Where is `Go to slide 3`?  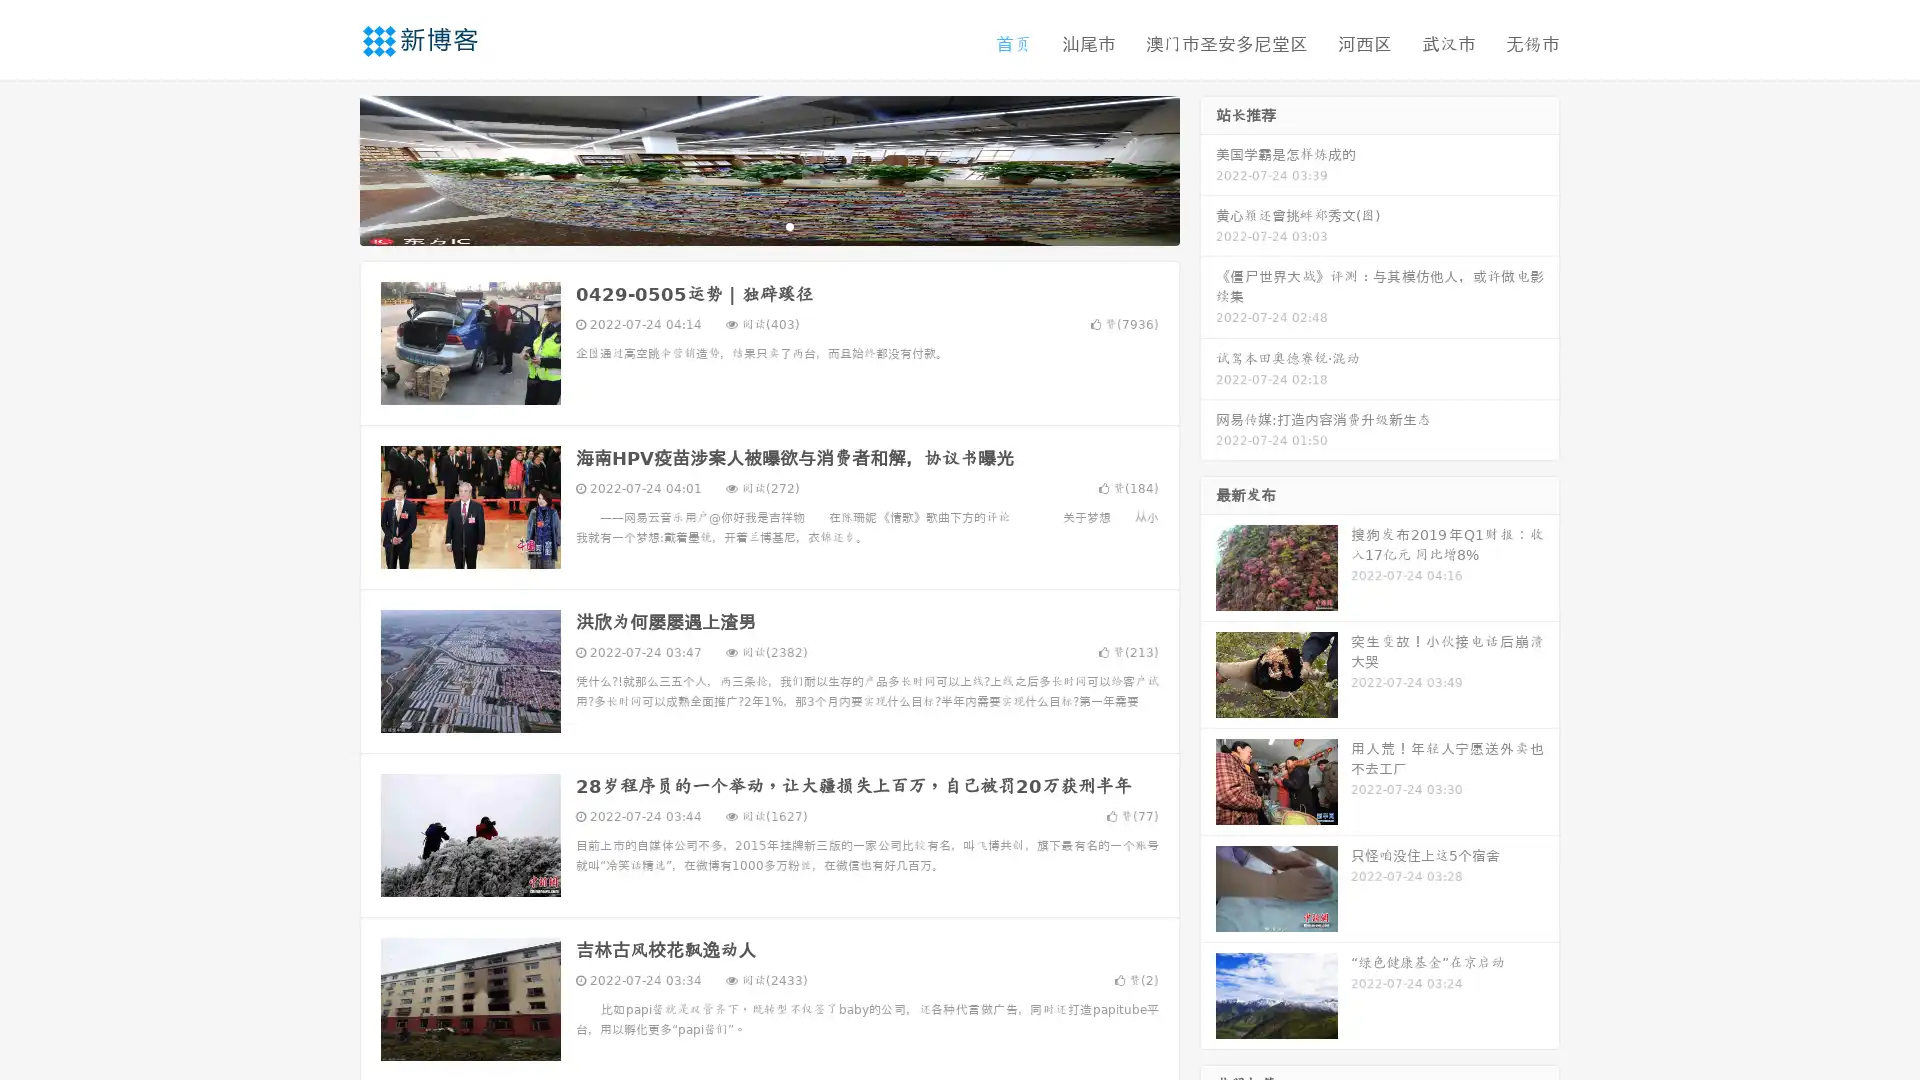
Go to slide 3 is located at coordinates (789, 225).